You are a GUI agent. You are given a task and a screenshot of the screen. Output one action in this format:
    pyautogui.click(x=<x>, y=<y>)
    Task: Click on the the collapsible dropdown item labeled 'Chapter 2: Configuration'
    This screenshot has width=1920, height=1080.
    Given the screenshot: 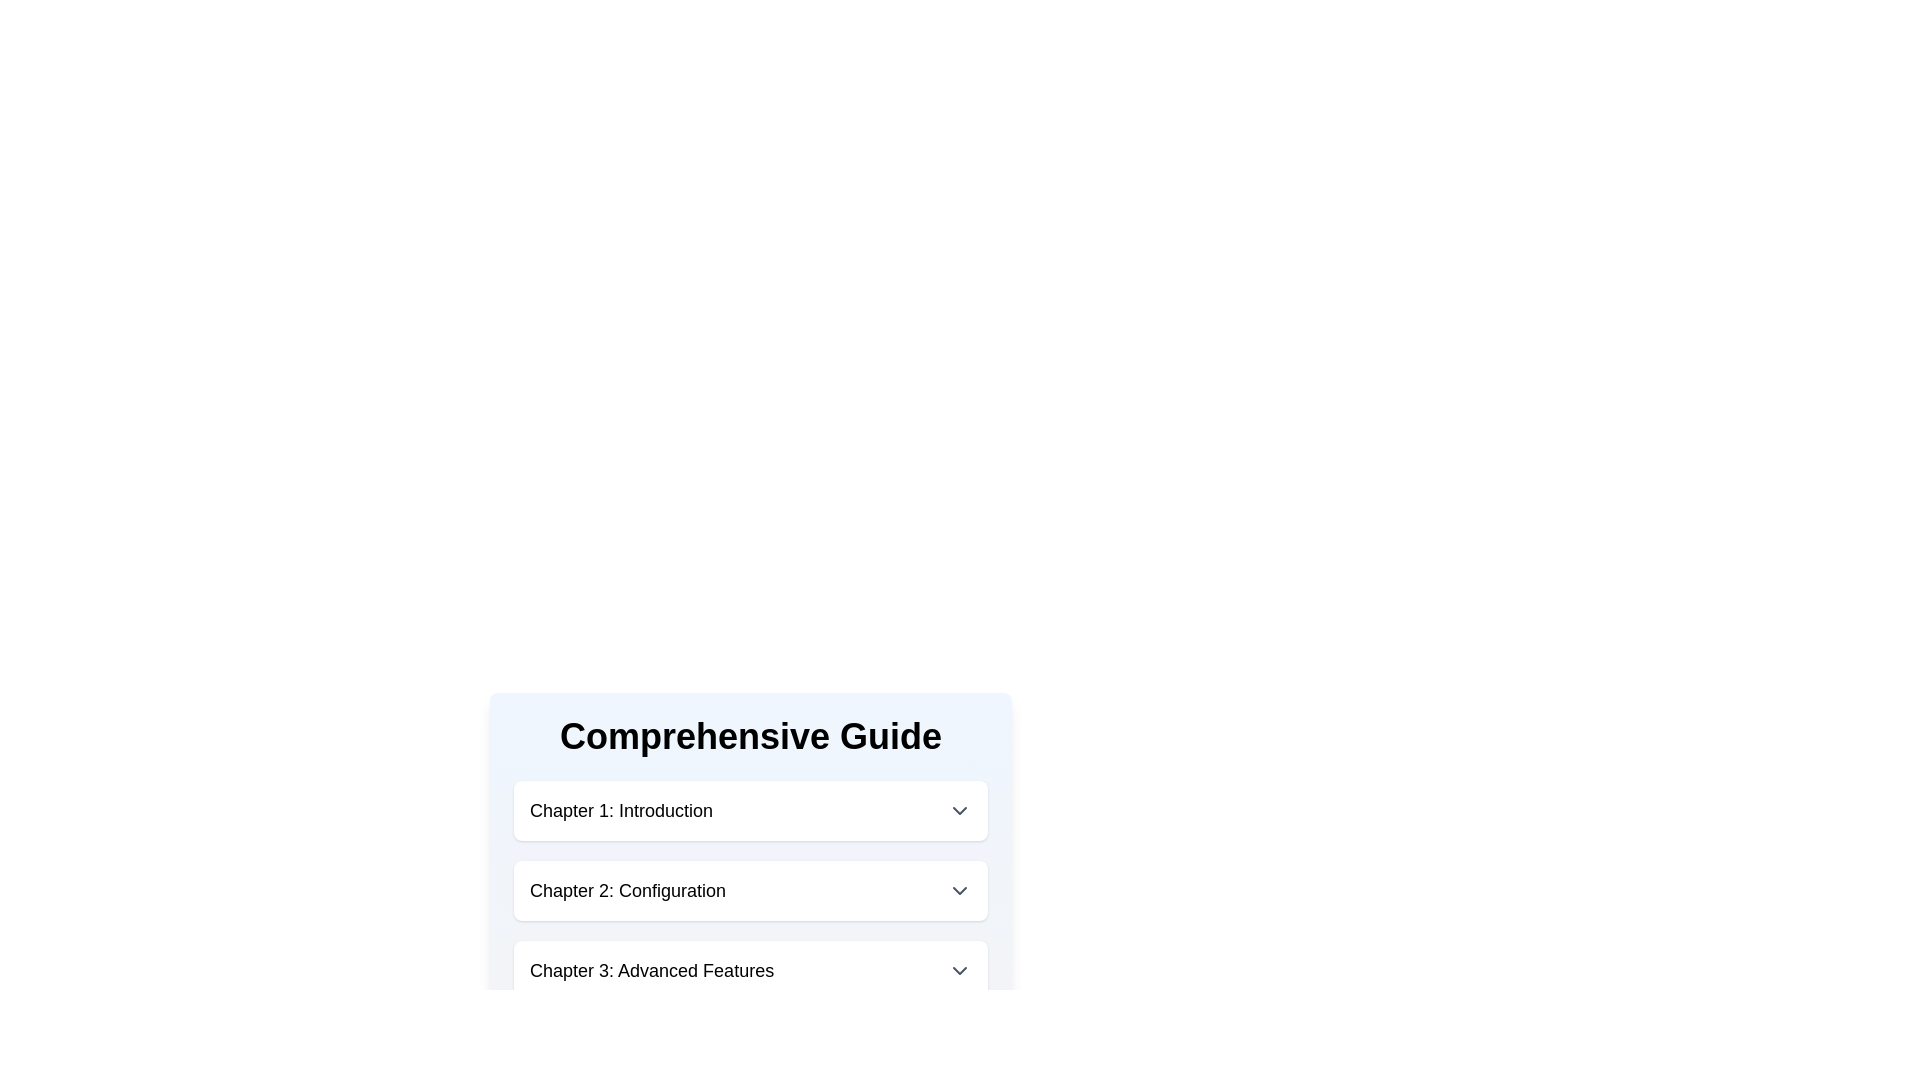 What is the action you would take?
    pyautogui.click(x=749, y=858)
    